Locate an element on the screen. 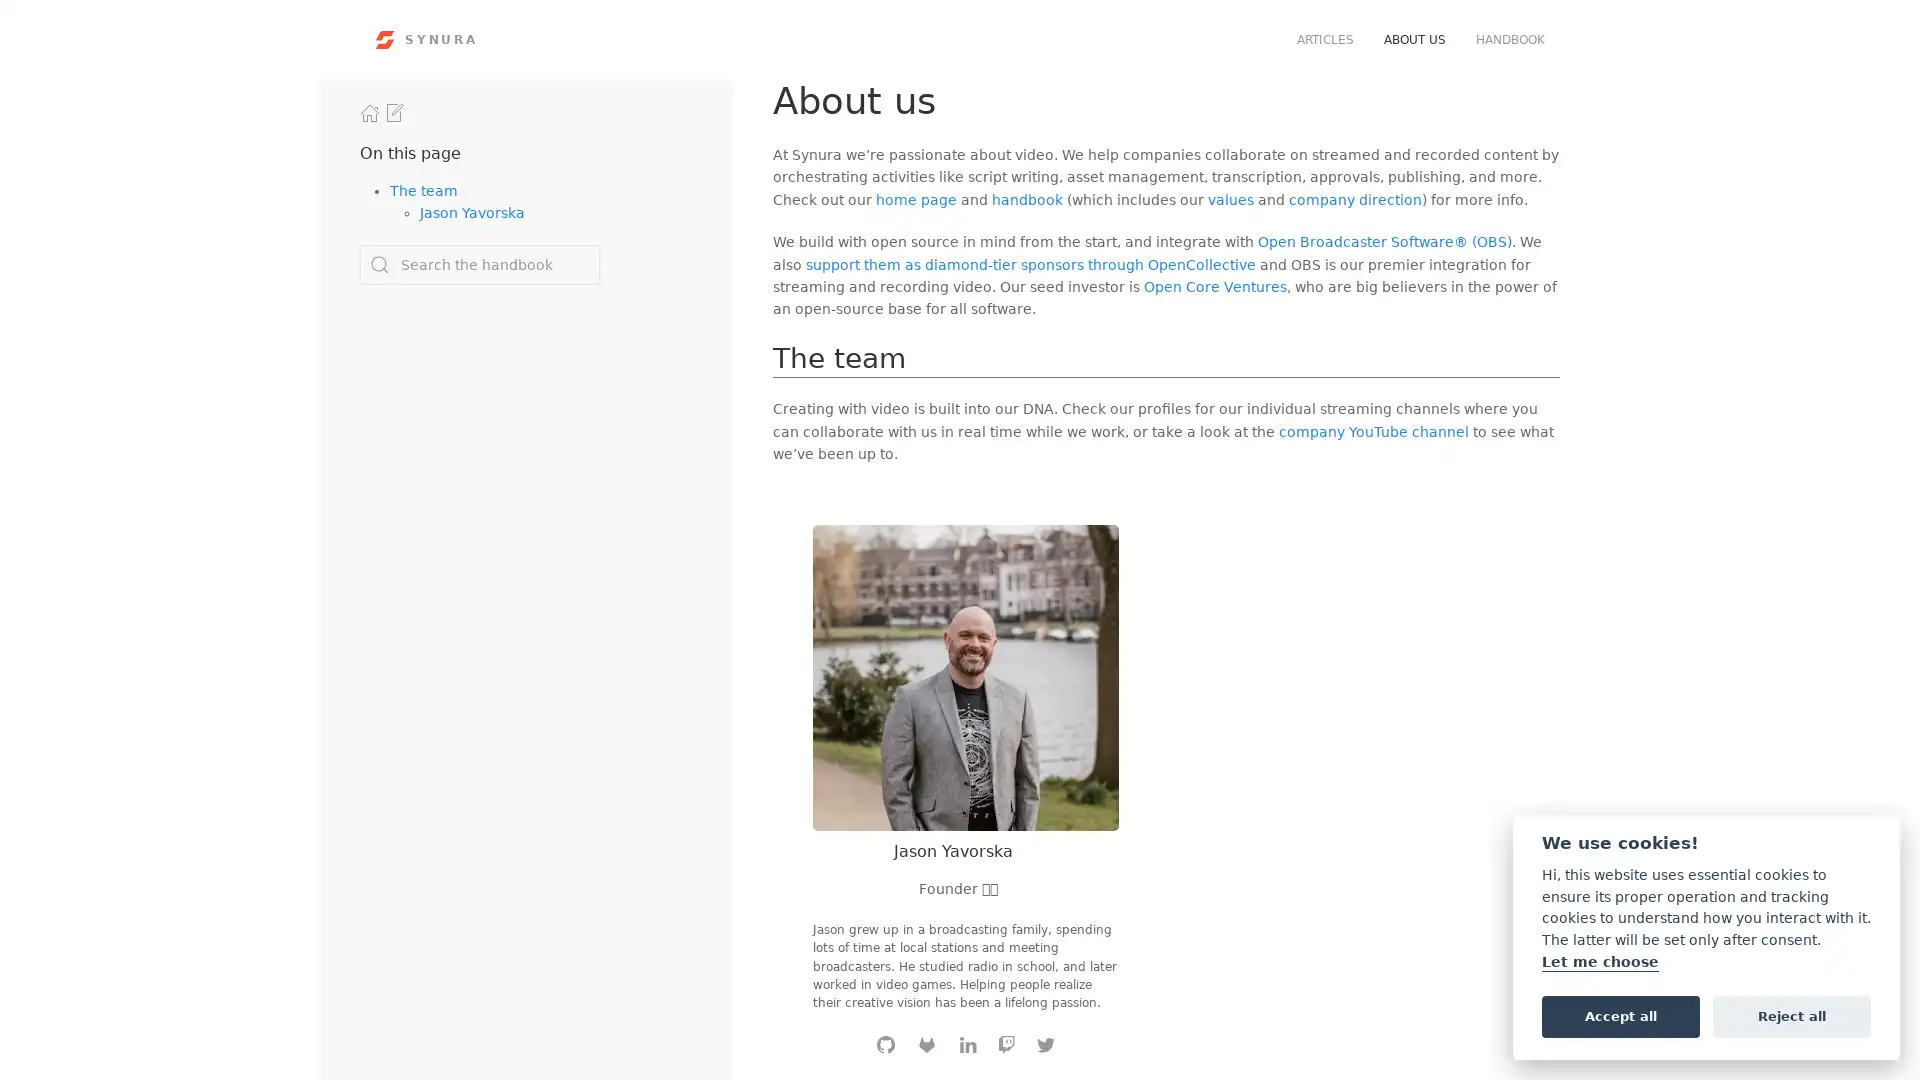 The width and height of the screenshot is (1920, 1080). Accept all is located at coordinates (1620, 1015).